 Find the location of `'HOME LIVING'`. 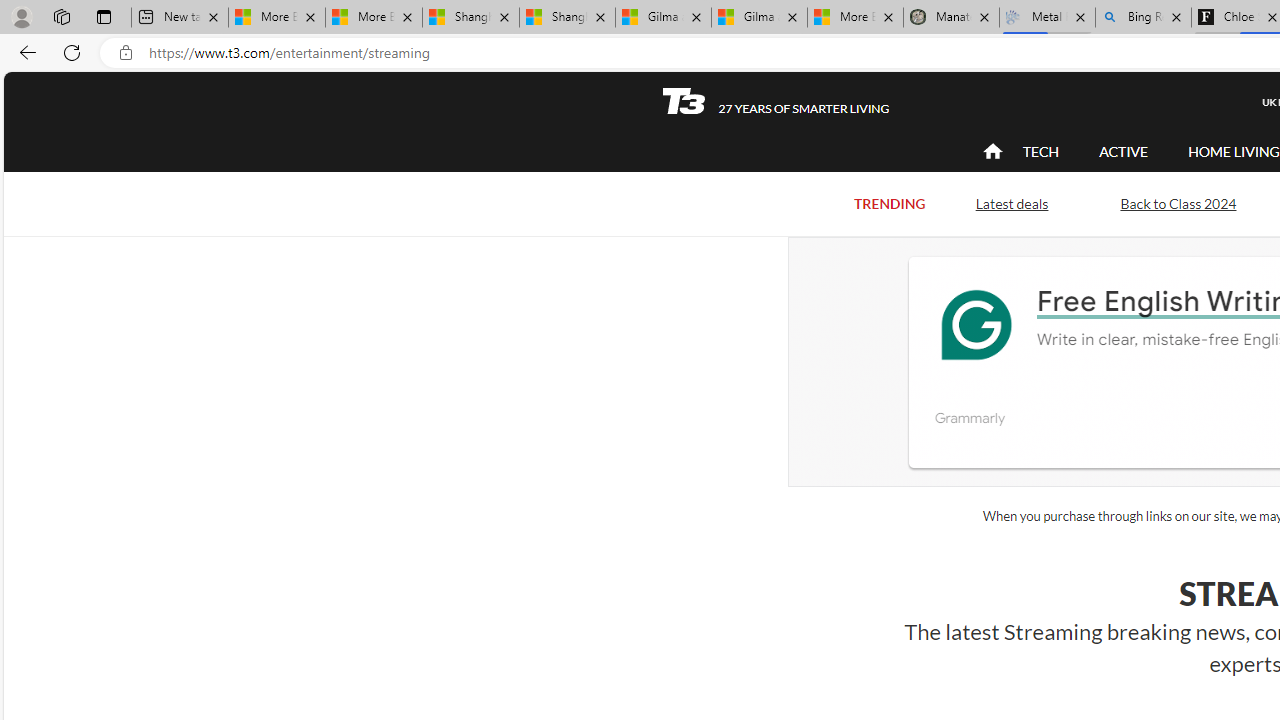

'HOME LIVING' is located at coordinates (1232, 150).